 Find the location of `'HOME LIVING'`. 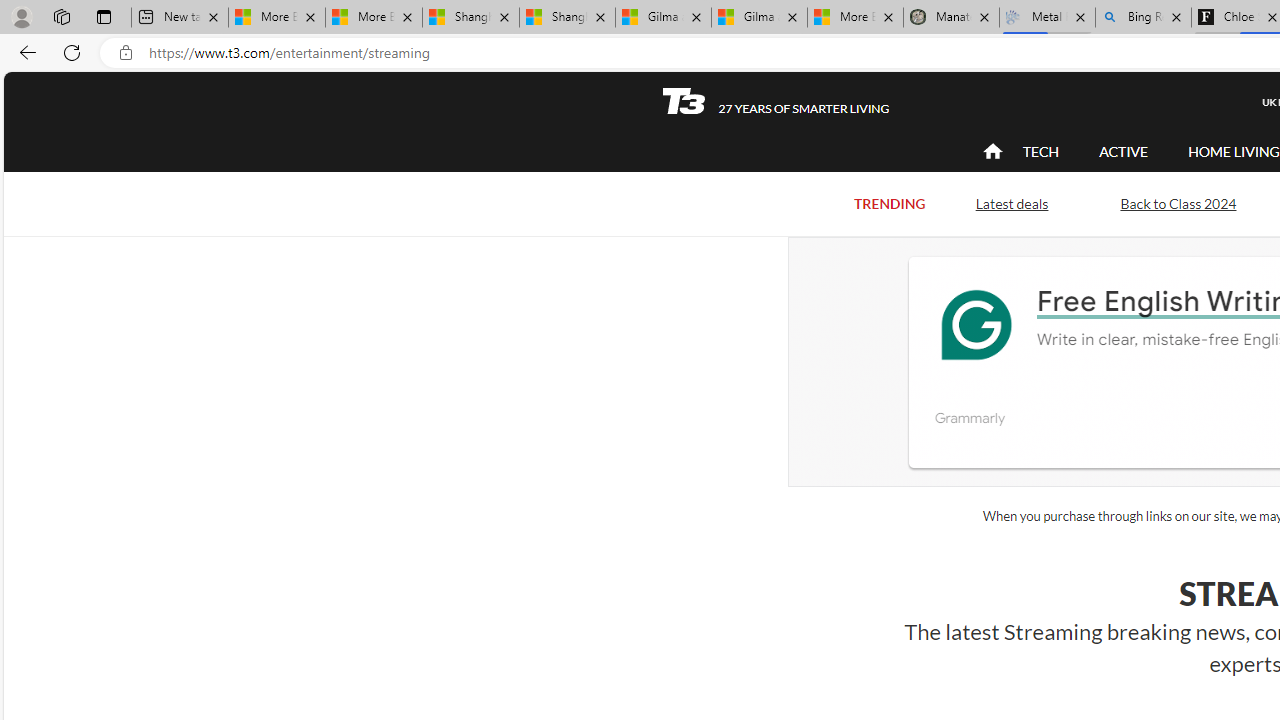

'HOME LIVING' is located at coordinates (1232, 150).